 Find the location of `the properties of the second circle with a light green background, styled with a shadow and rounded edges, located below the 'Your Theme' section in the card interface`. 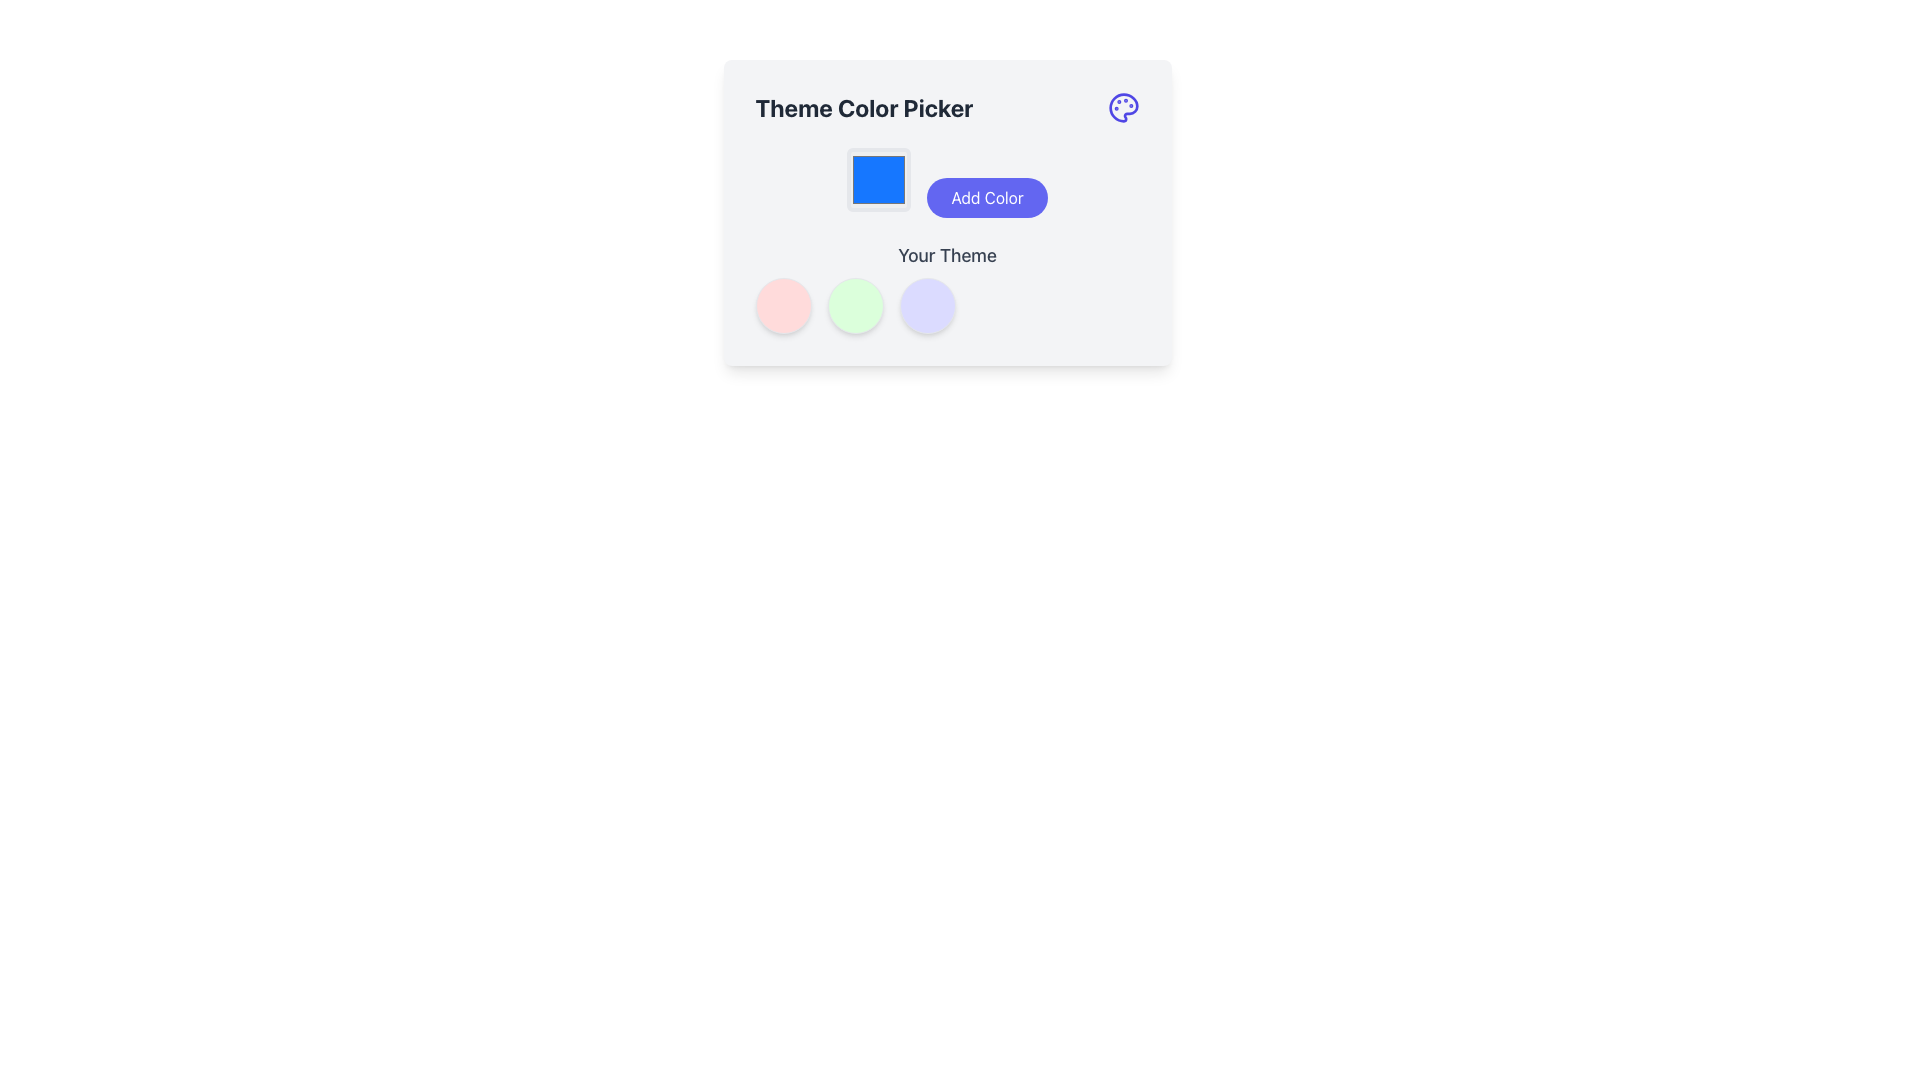

the properties of the second circle with a light green background, styled with a shadow and rounded edges, located below the 'Your Theme' section in the card interface is located at coordinates (855, 305).